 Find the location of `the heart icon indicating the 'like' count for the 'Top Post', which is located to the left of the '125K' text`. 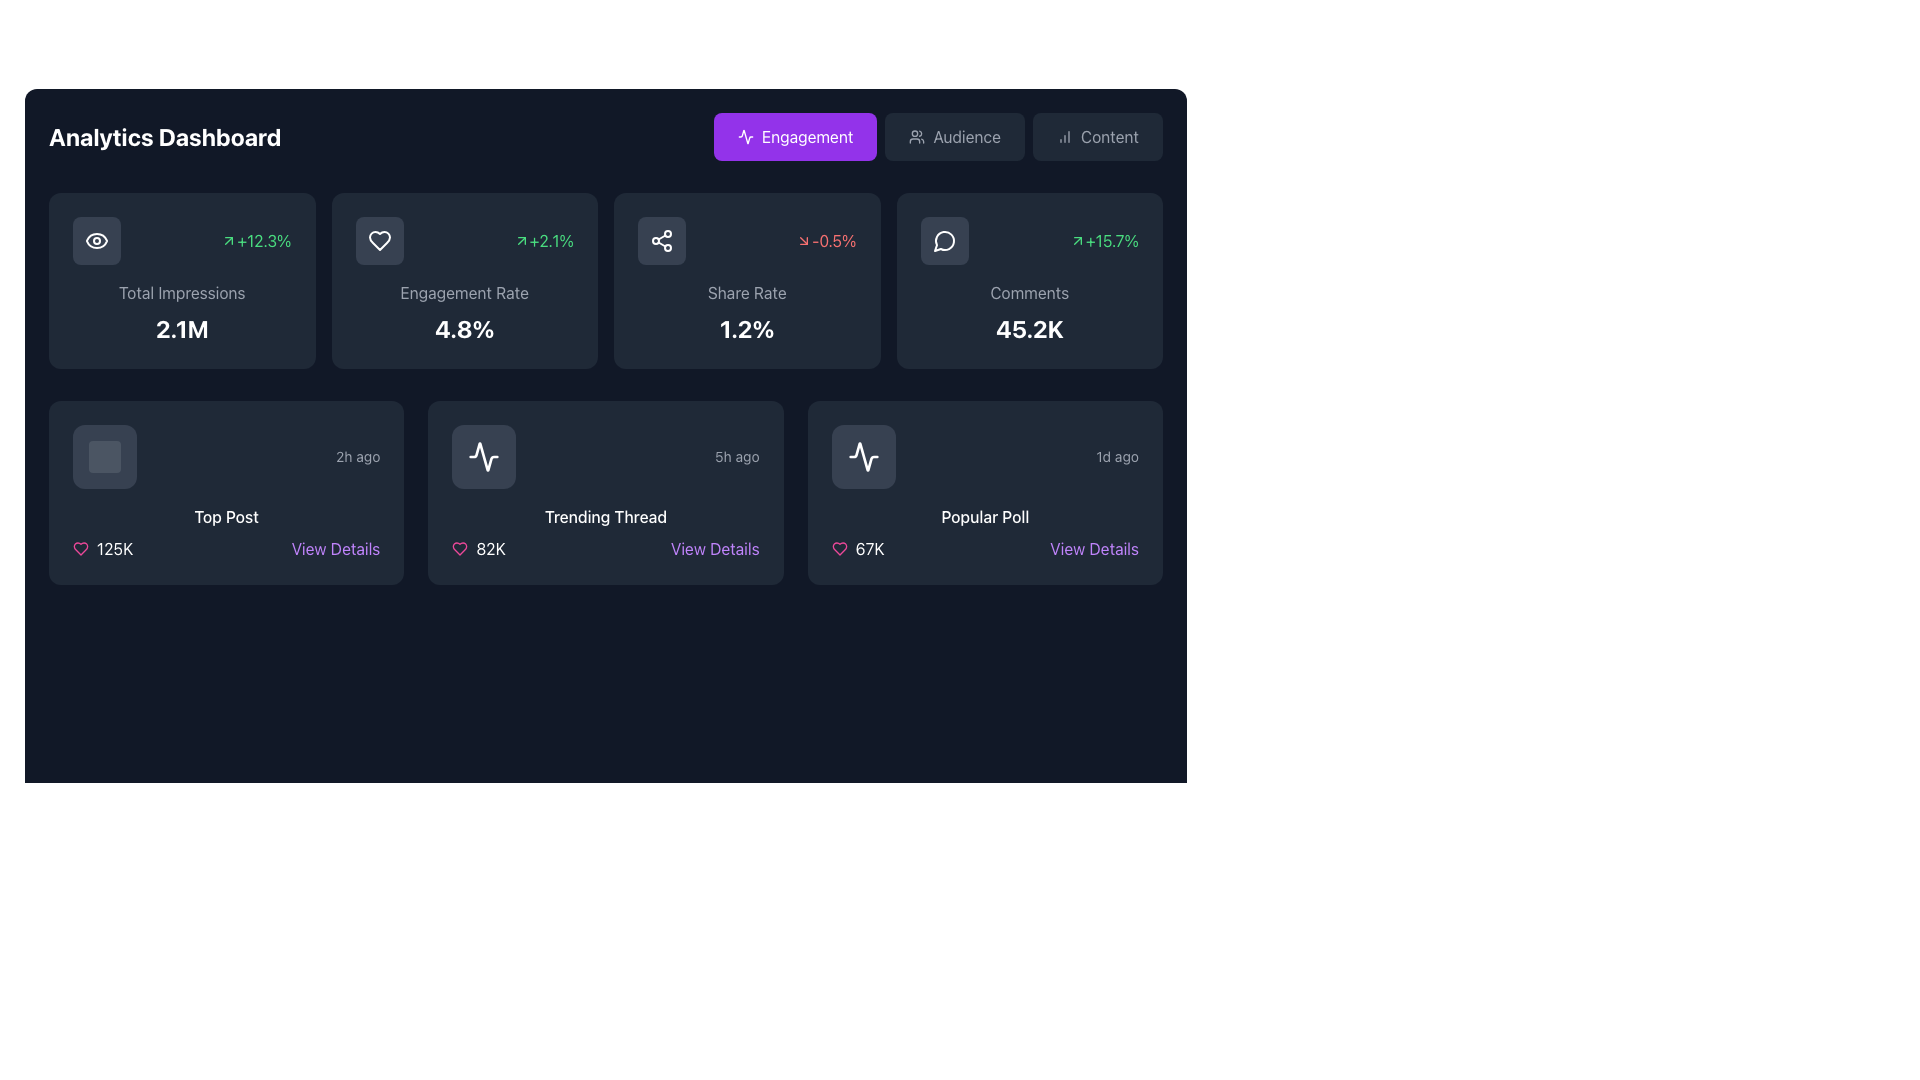

the heart icon indicating the 'like' count for the 'Top Post', which is located to the left of the '125K' text is located at coordinates (80, 548).